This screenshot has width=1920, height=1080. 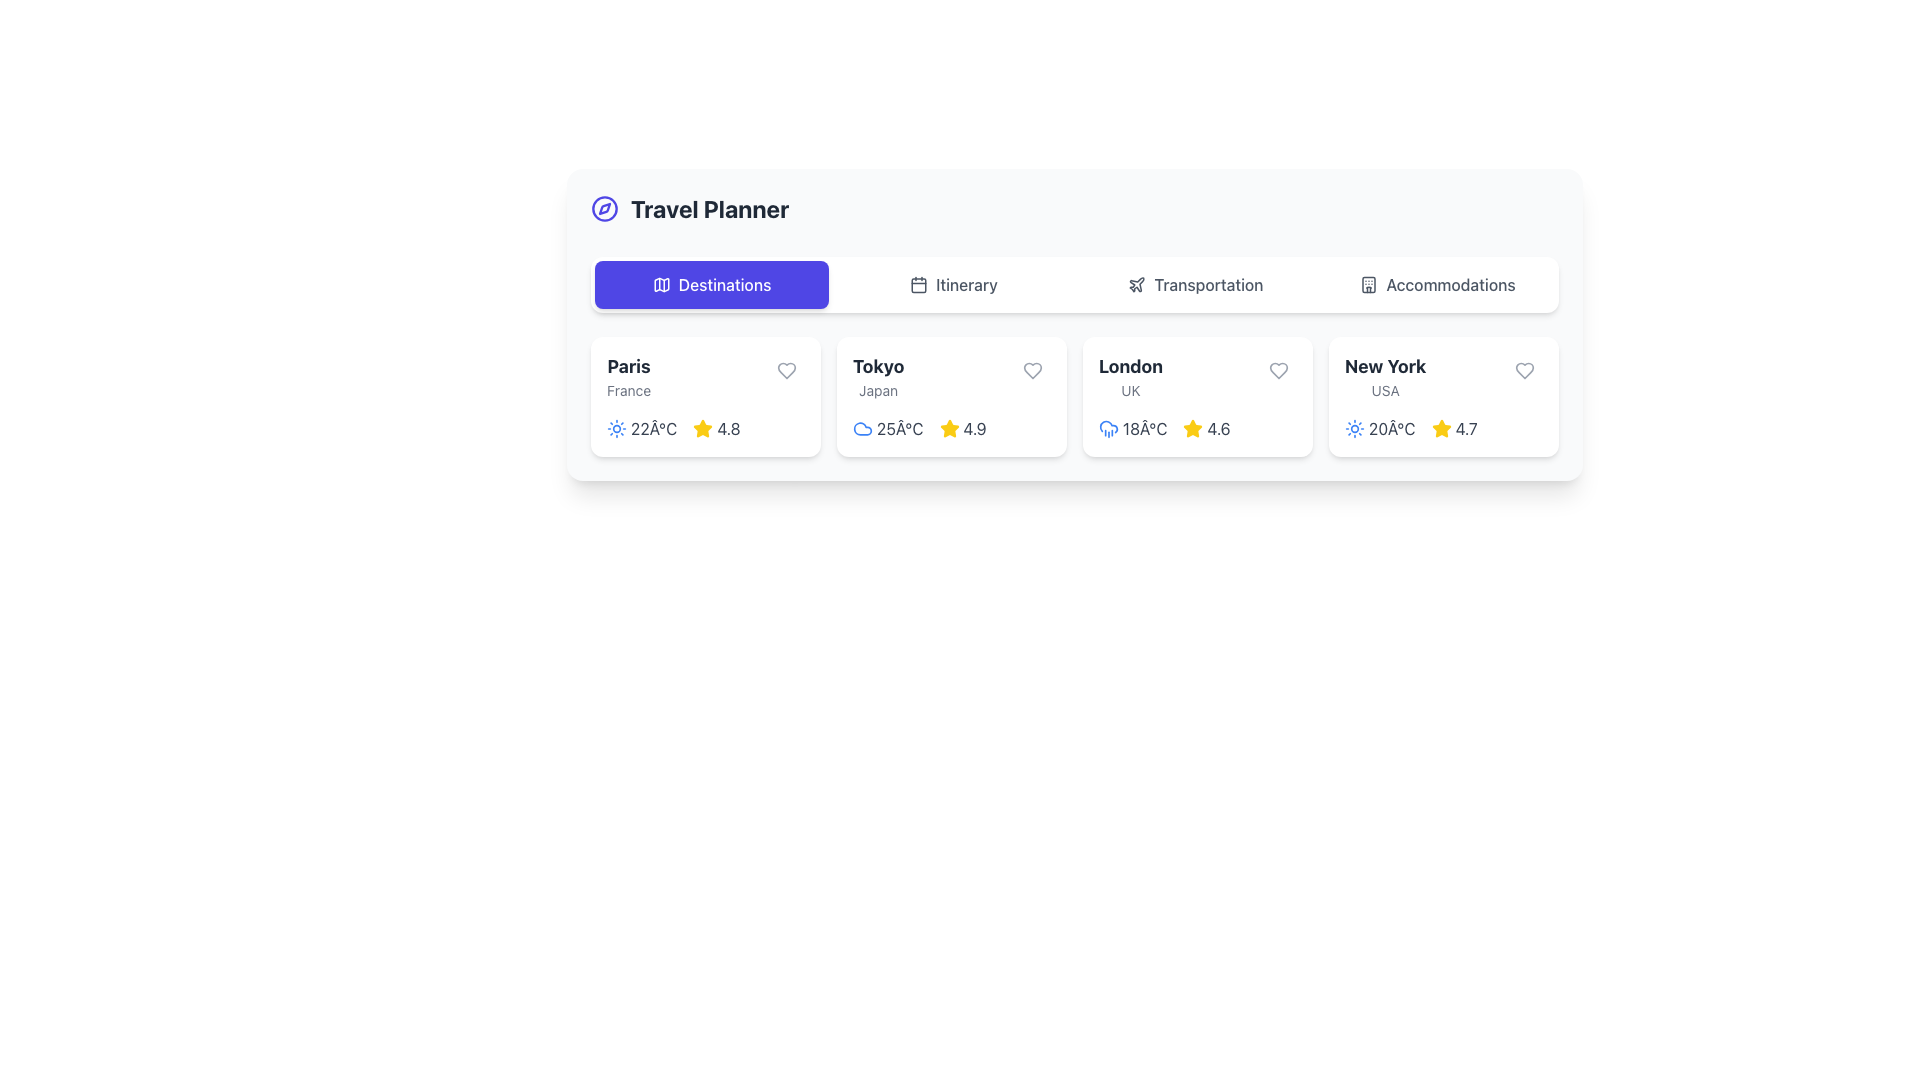 I want to click on the informational card displaying details about London, UK, so click(x=1198, y=397).